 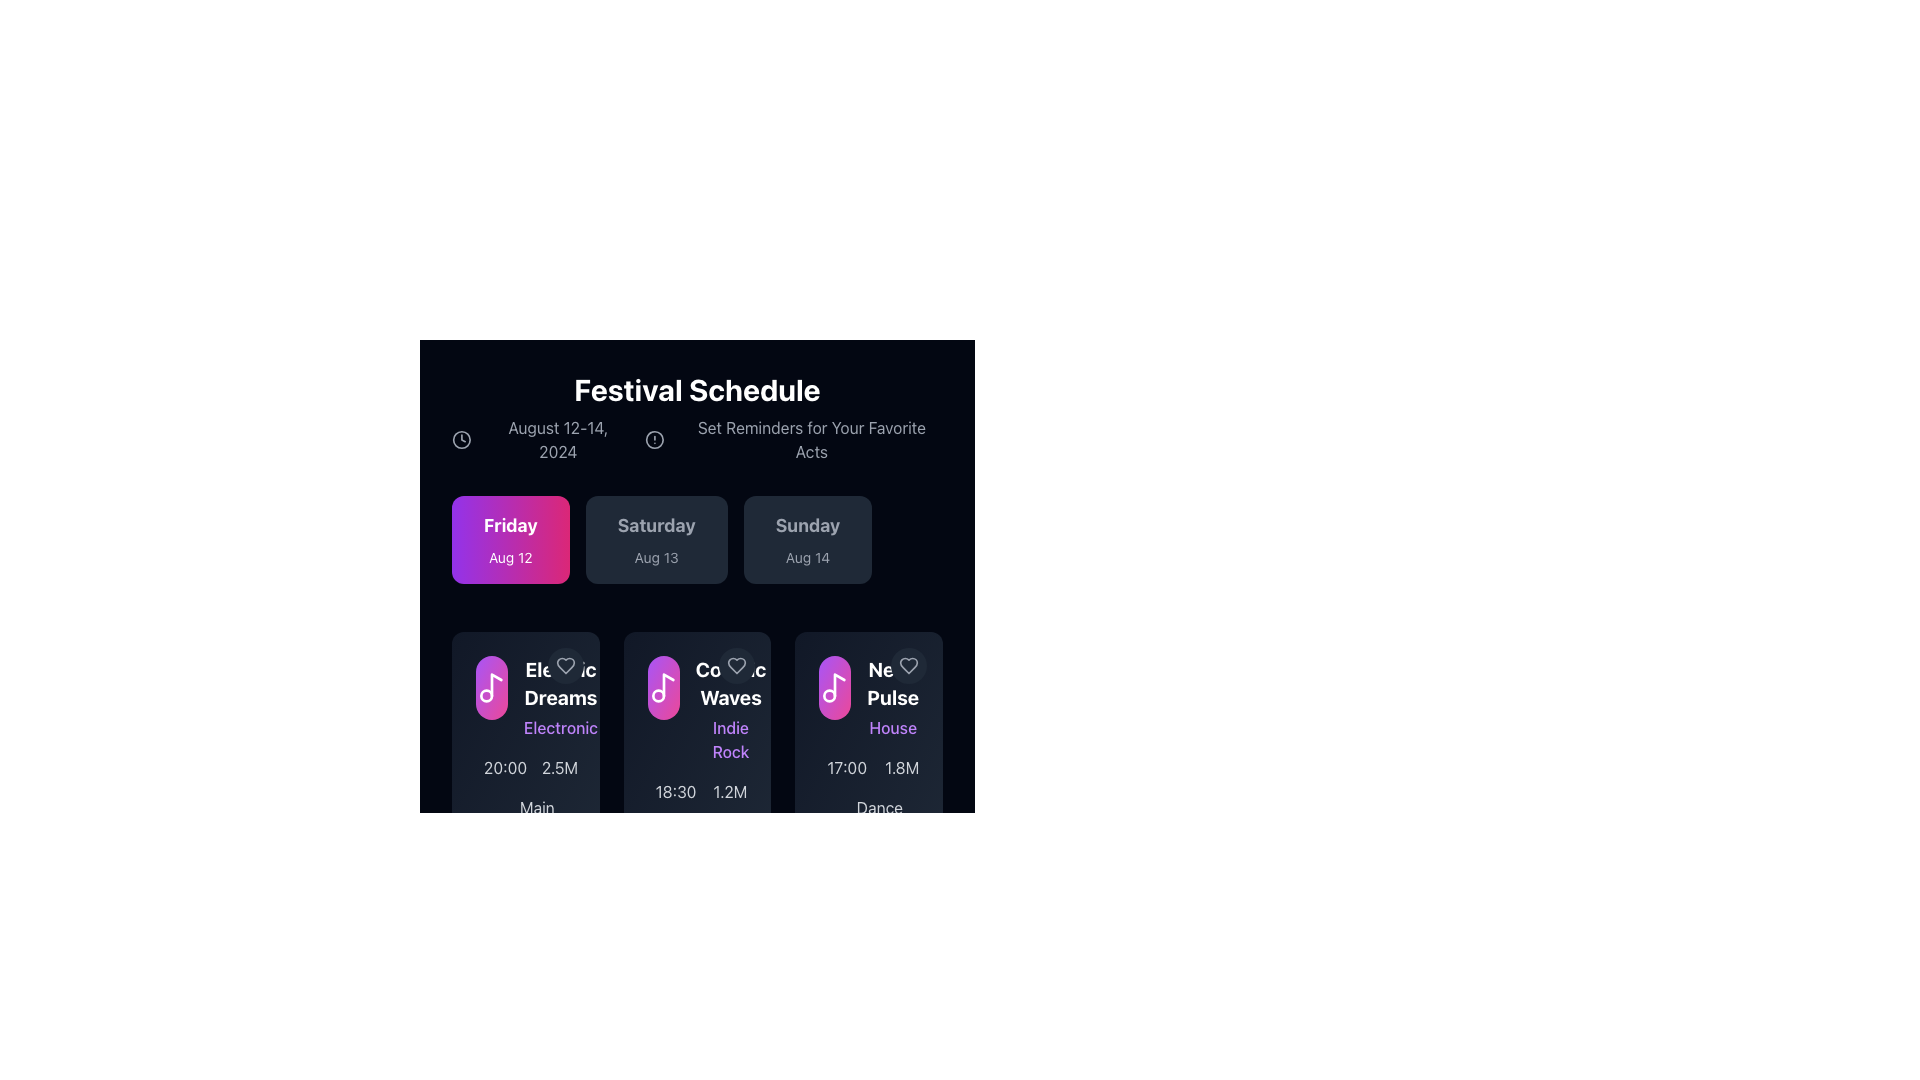 What do you see at coordinates (869, 769) in the screenshot?
I see `the event information card for 'Neon Pulse'` at bounding box center [869, 769].